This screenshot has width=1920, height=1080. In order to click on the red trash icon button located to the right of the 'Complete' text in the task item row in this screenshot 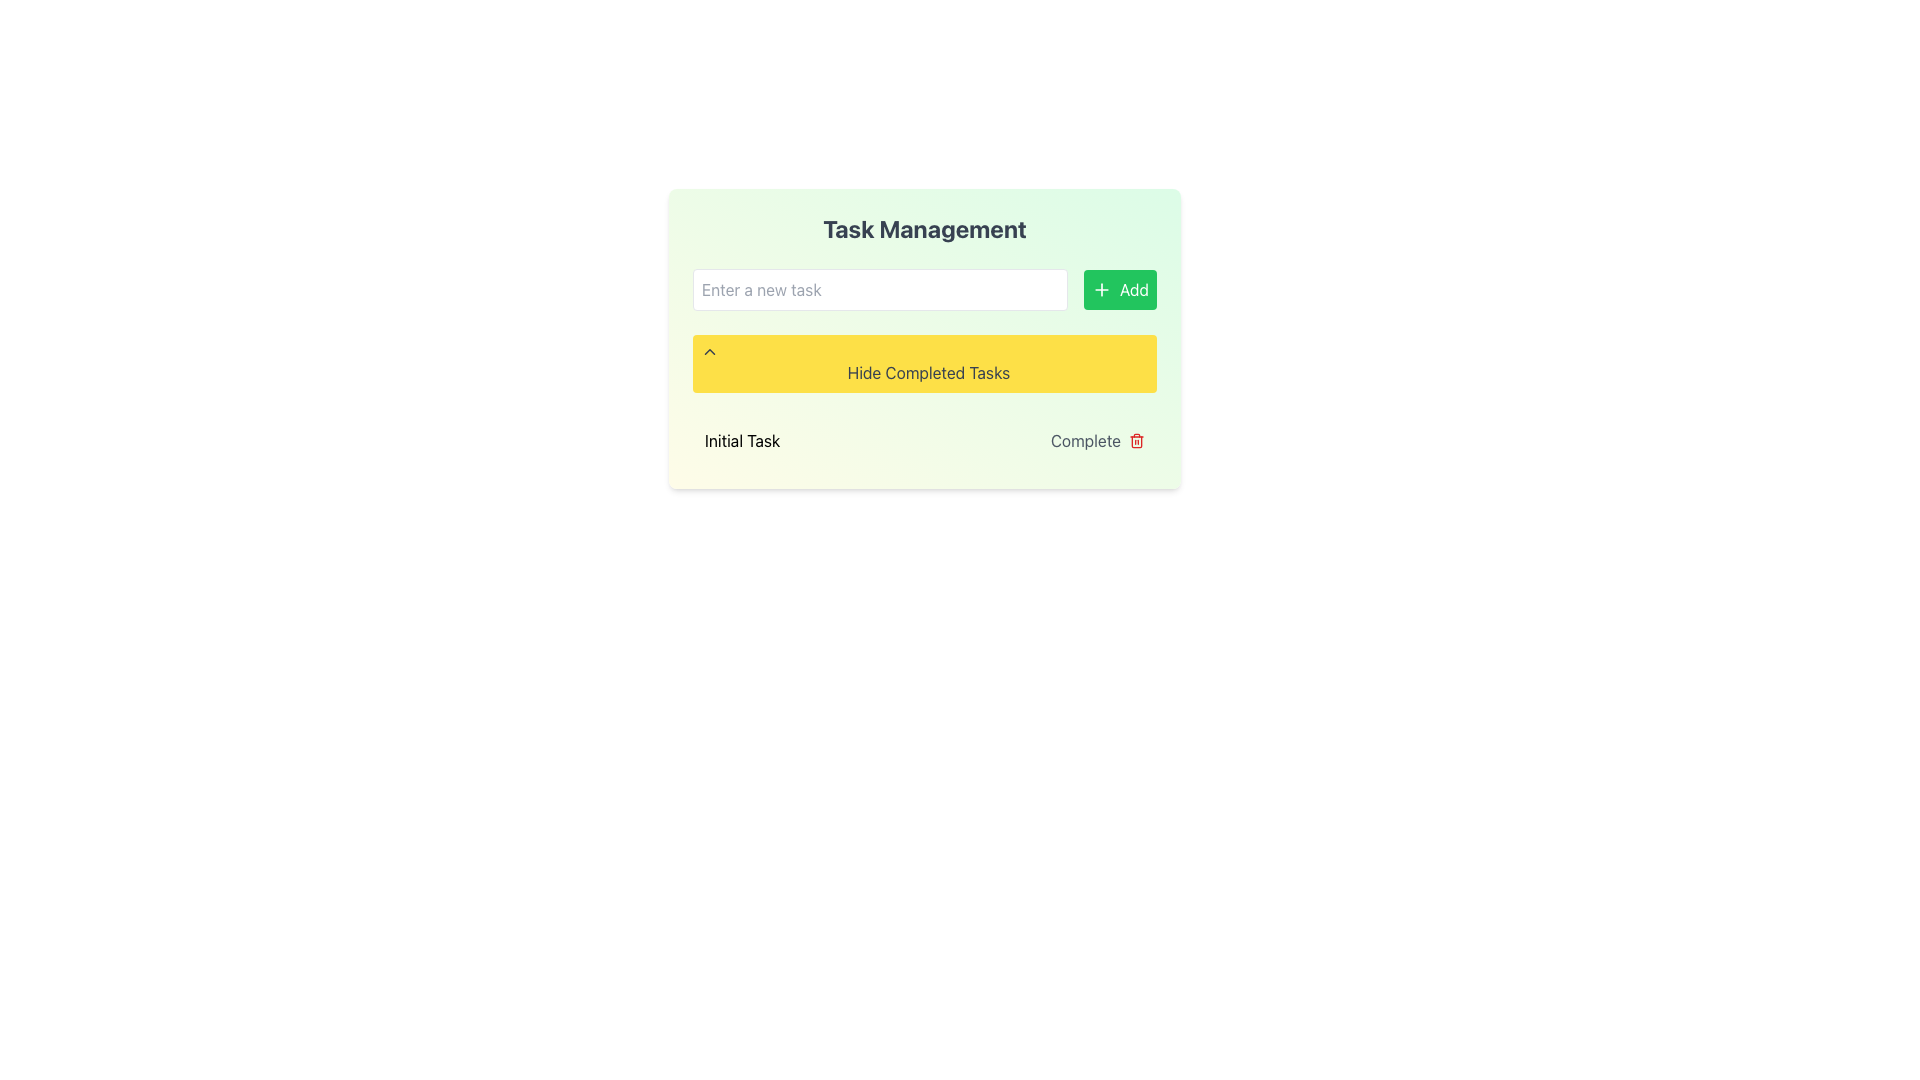, I will do `click(1137, 439)`.